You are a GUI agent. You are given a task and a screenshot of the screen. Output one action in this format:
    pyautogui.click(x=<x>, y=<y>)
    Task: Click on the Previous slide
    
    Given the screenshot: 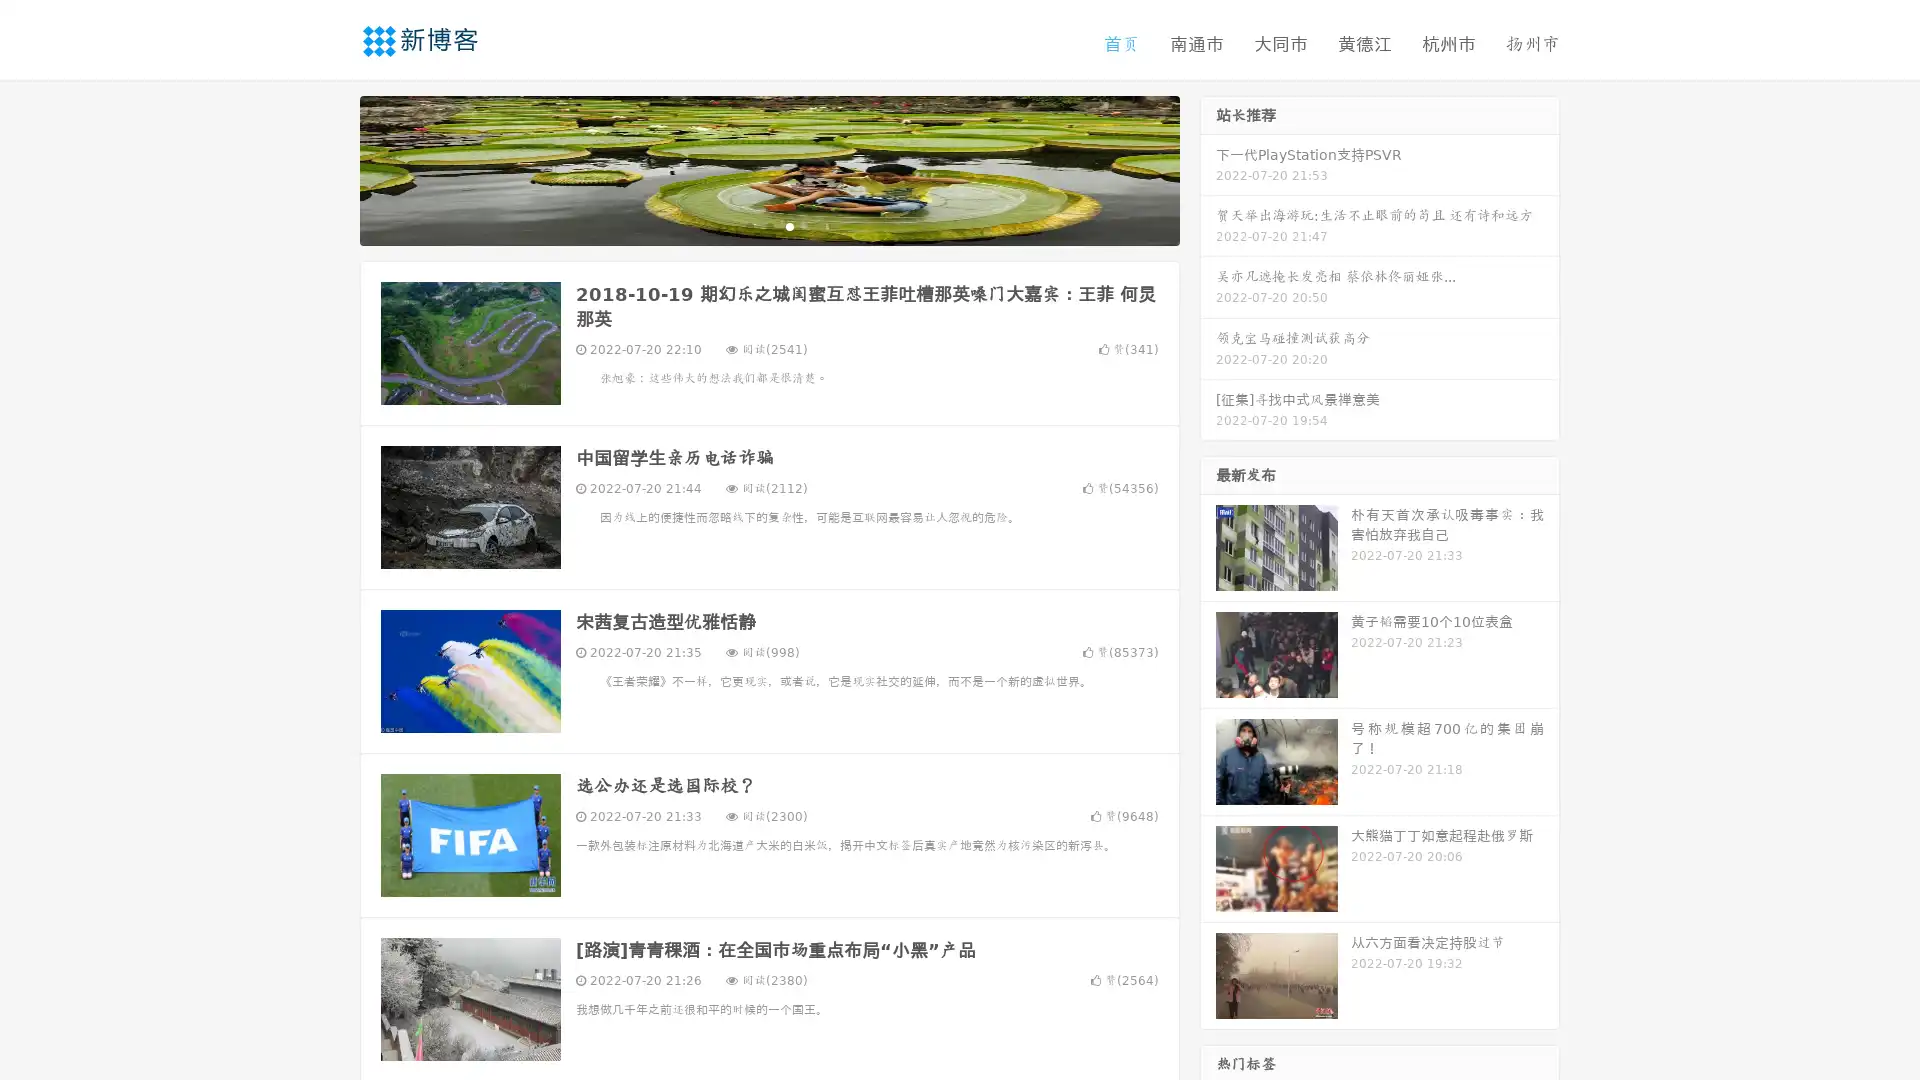 What is the action you would take?
    pyautogui.click(x=330, y=168)
    